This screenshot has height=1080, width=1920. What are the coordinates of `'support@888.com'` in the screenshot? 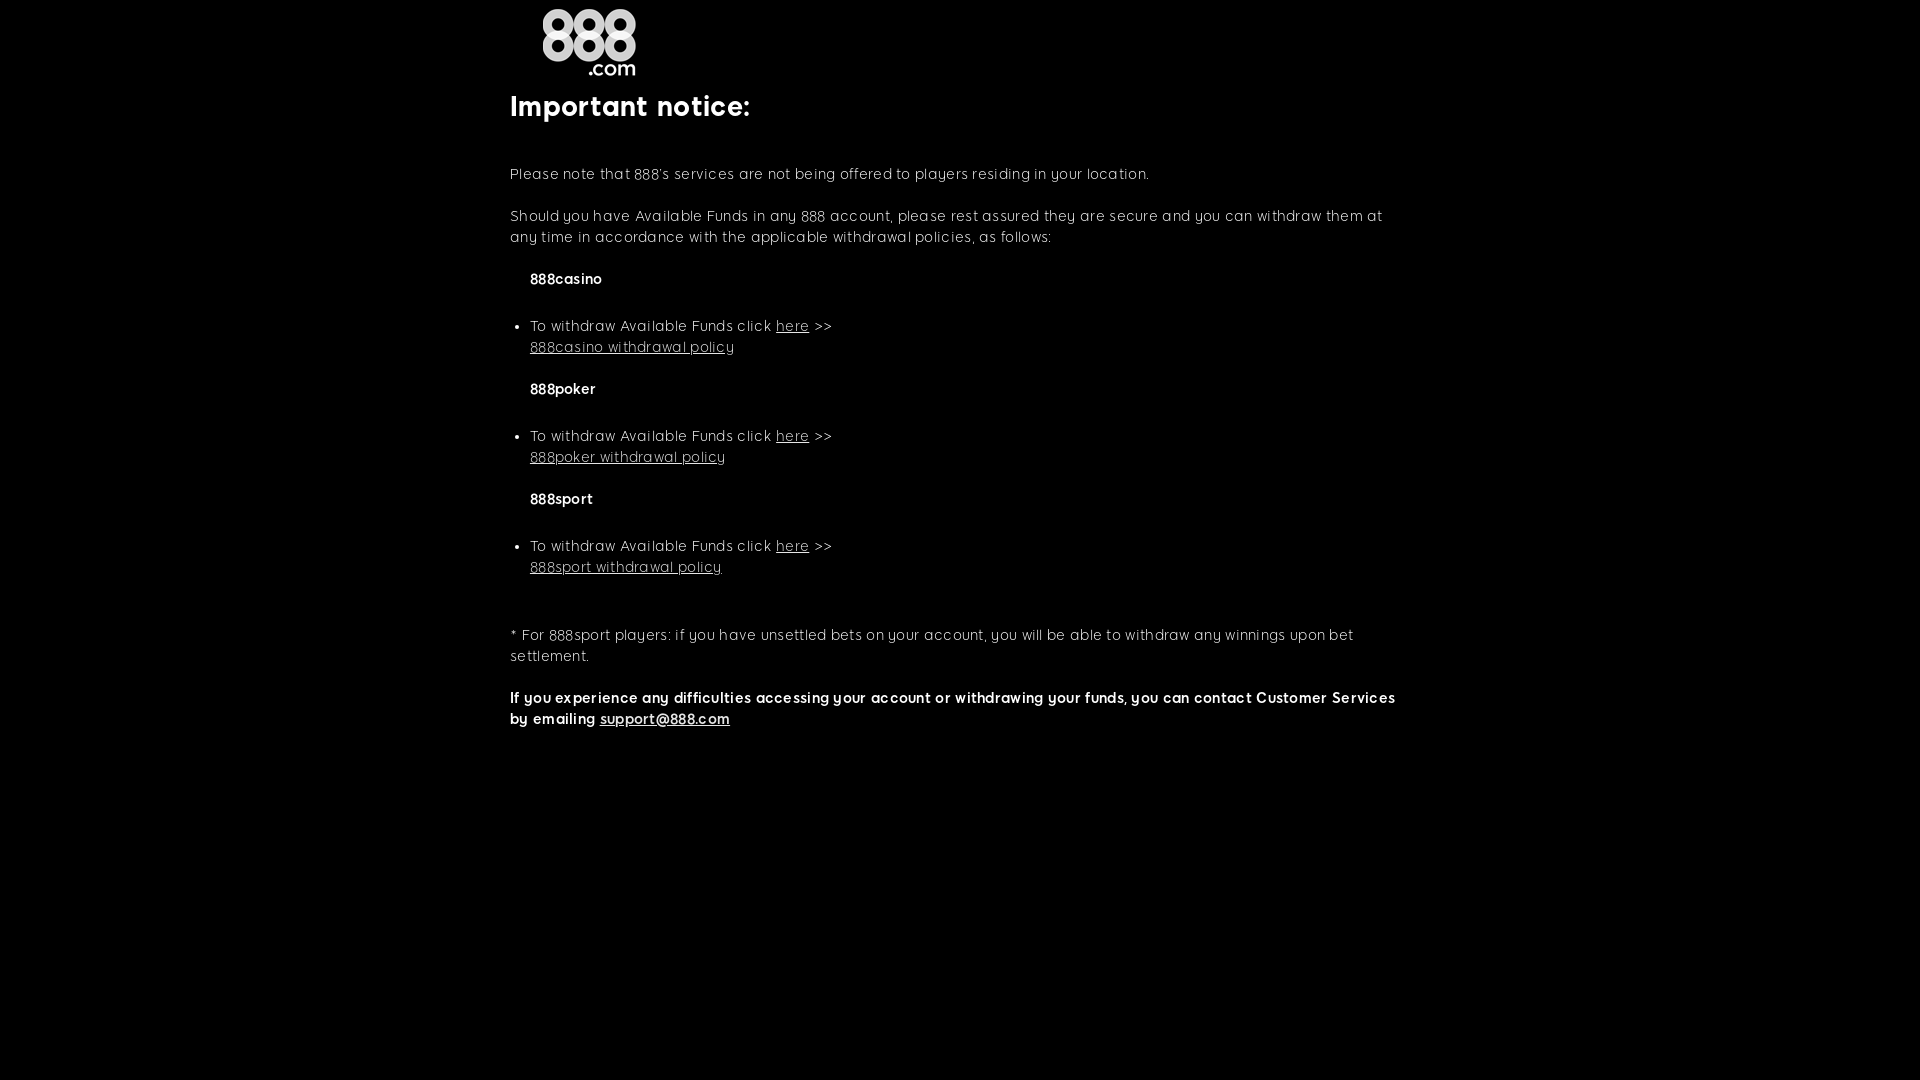 It's located at (665, 718).